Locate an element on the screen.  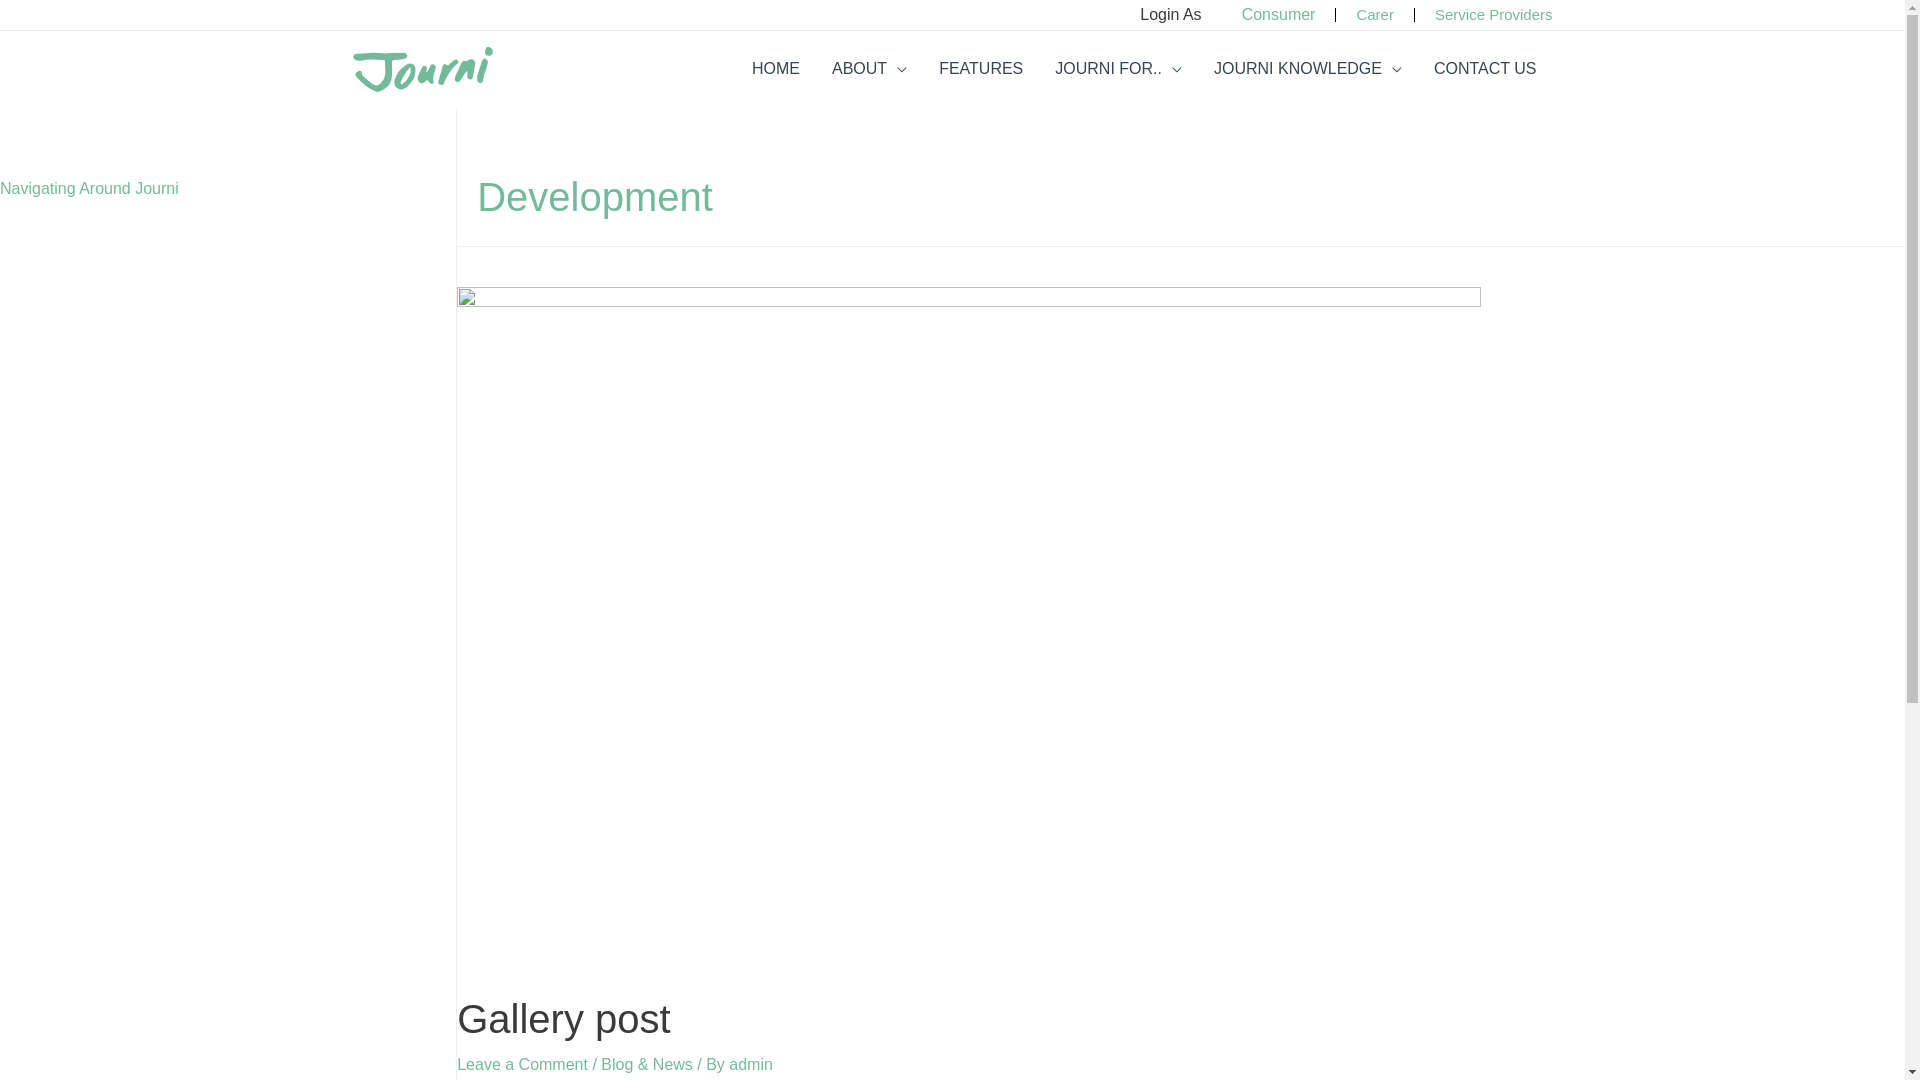
'Gallery post' is located at coordinates (562, 1018).